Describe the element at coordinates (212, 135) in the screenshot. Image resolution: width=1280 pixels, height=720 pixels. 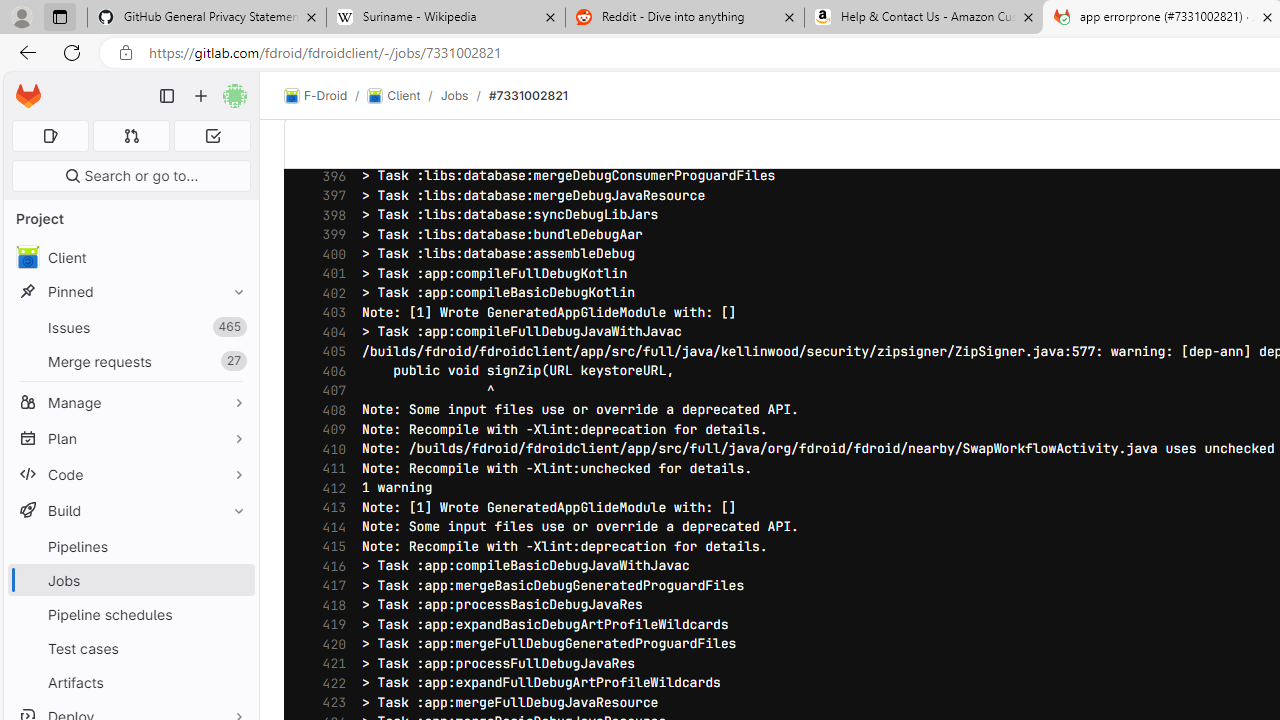
I see `'To-Do list 0'` at that location.